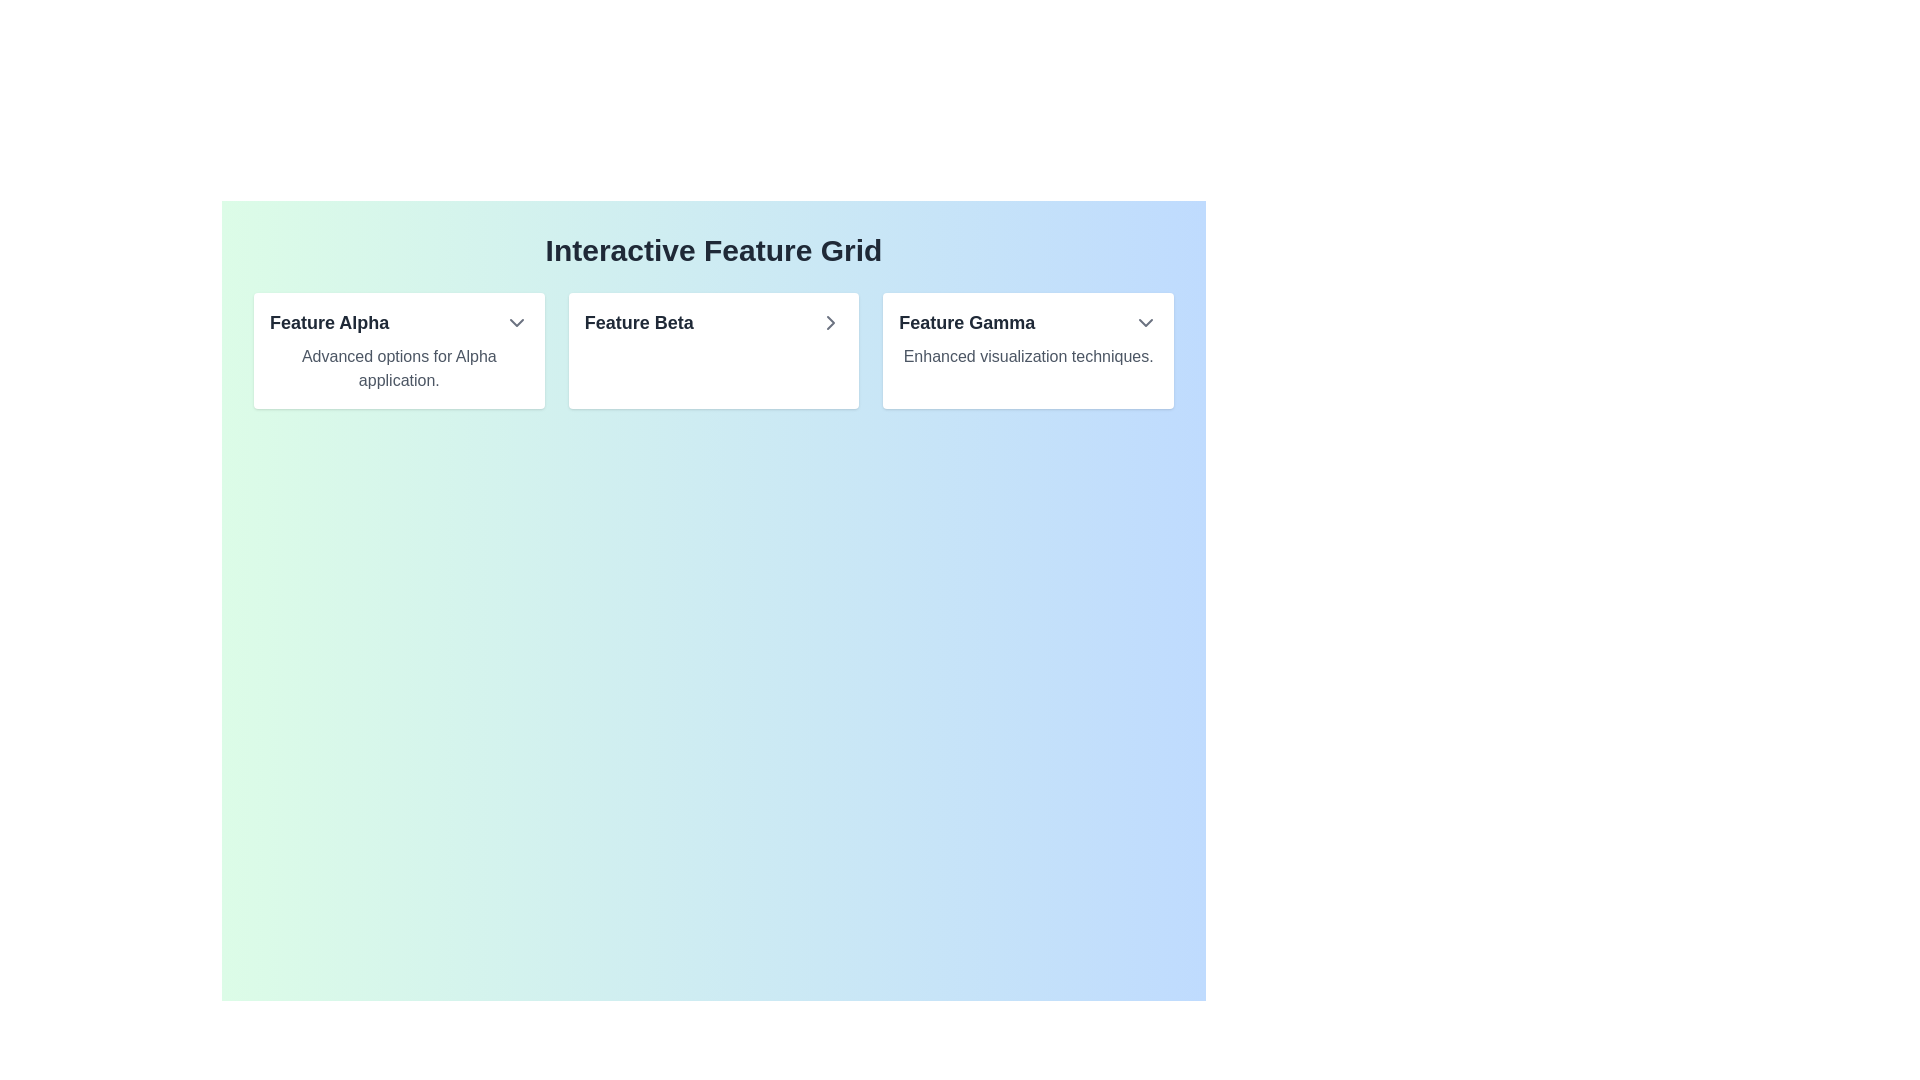  I want to click on the static Text label providing descriptive information about the 'Feature Gamma' feature located within the 'Feature Gamma' panel, so click(1028, 356).